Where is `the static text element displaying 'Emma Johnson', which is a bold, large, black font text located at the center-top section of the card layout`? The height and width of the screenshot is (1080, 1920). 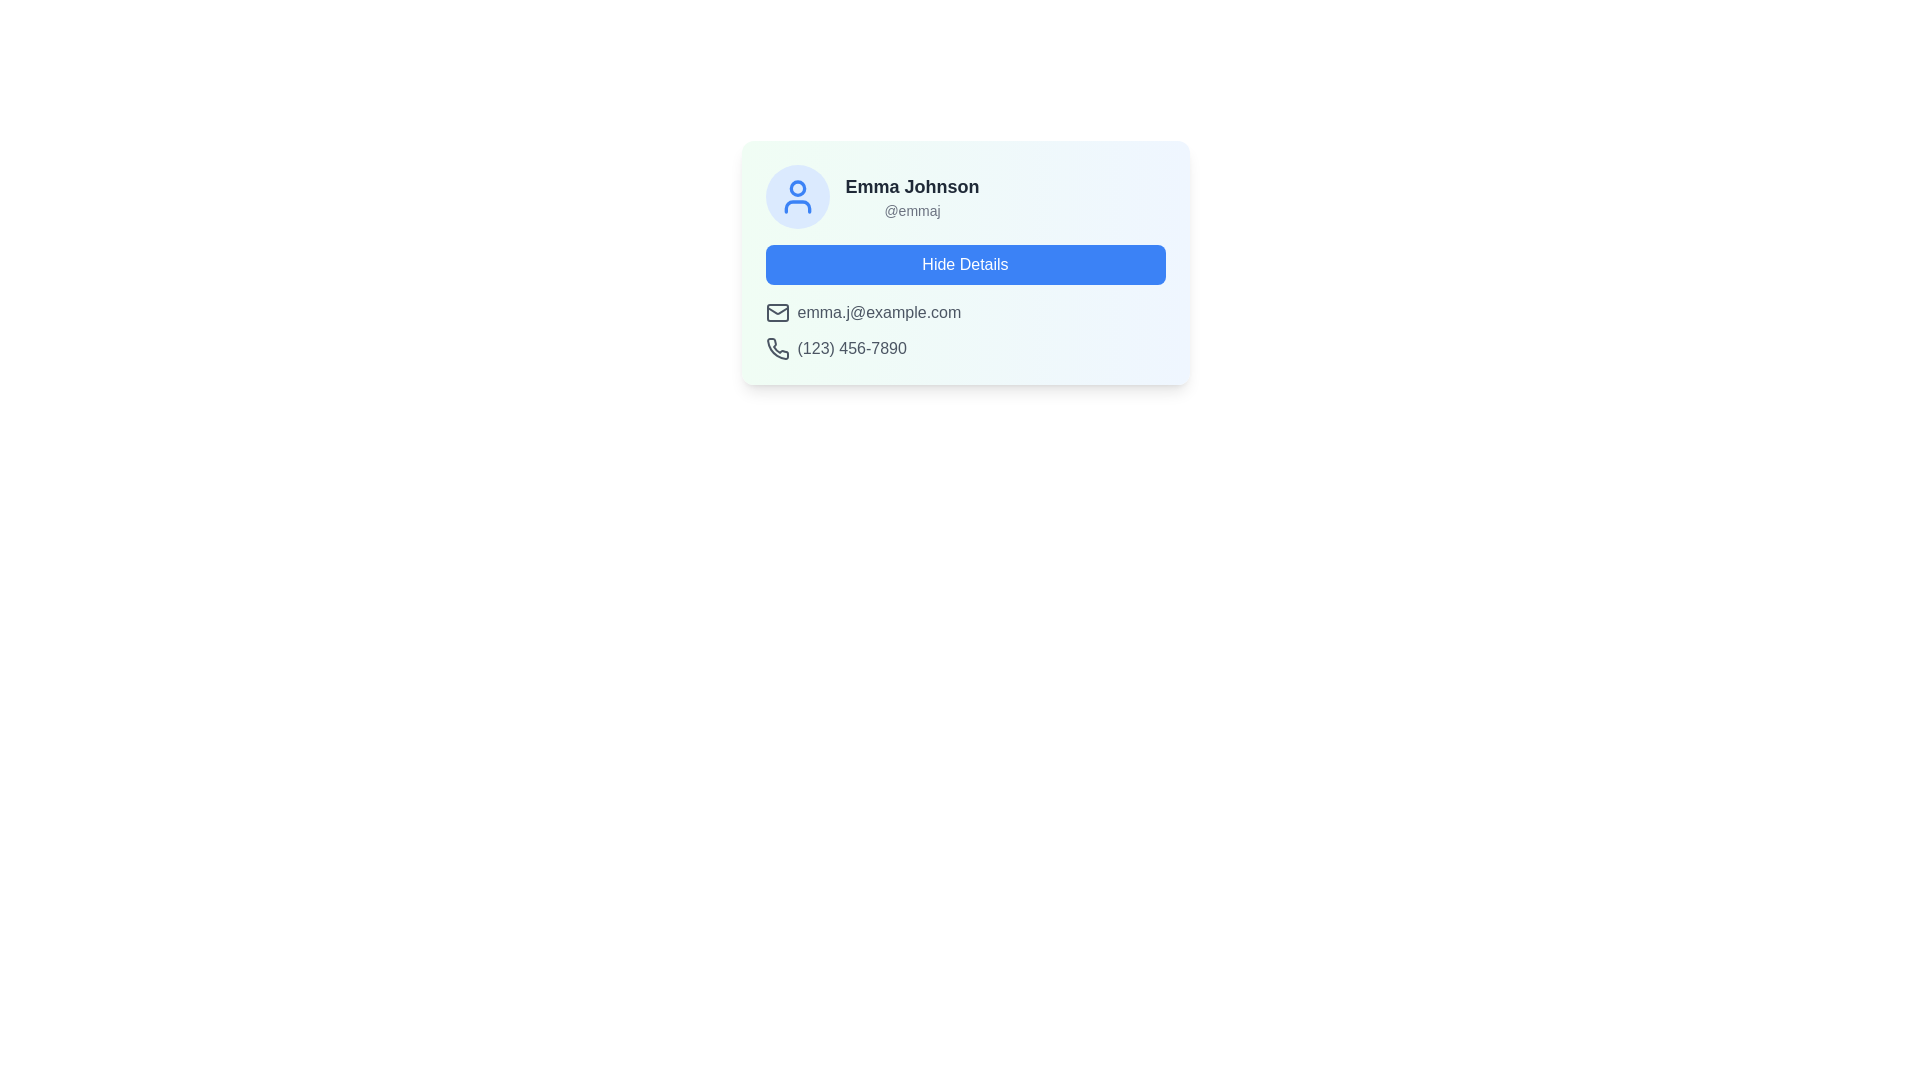
the static text element displaying 'Emma Johnson', which is a bold, large, black font text located at the center-top section of the card layout is located at coordinates (911, 186).